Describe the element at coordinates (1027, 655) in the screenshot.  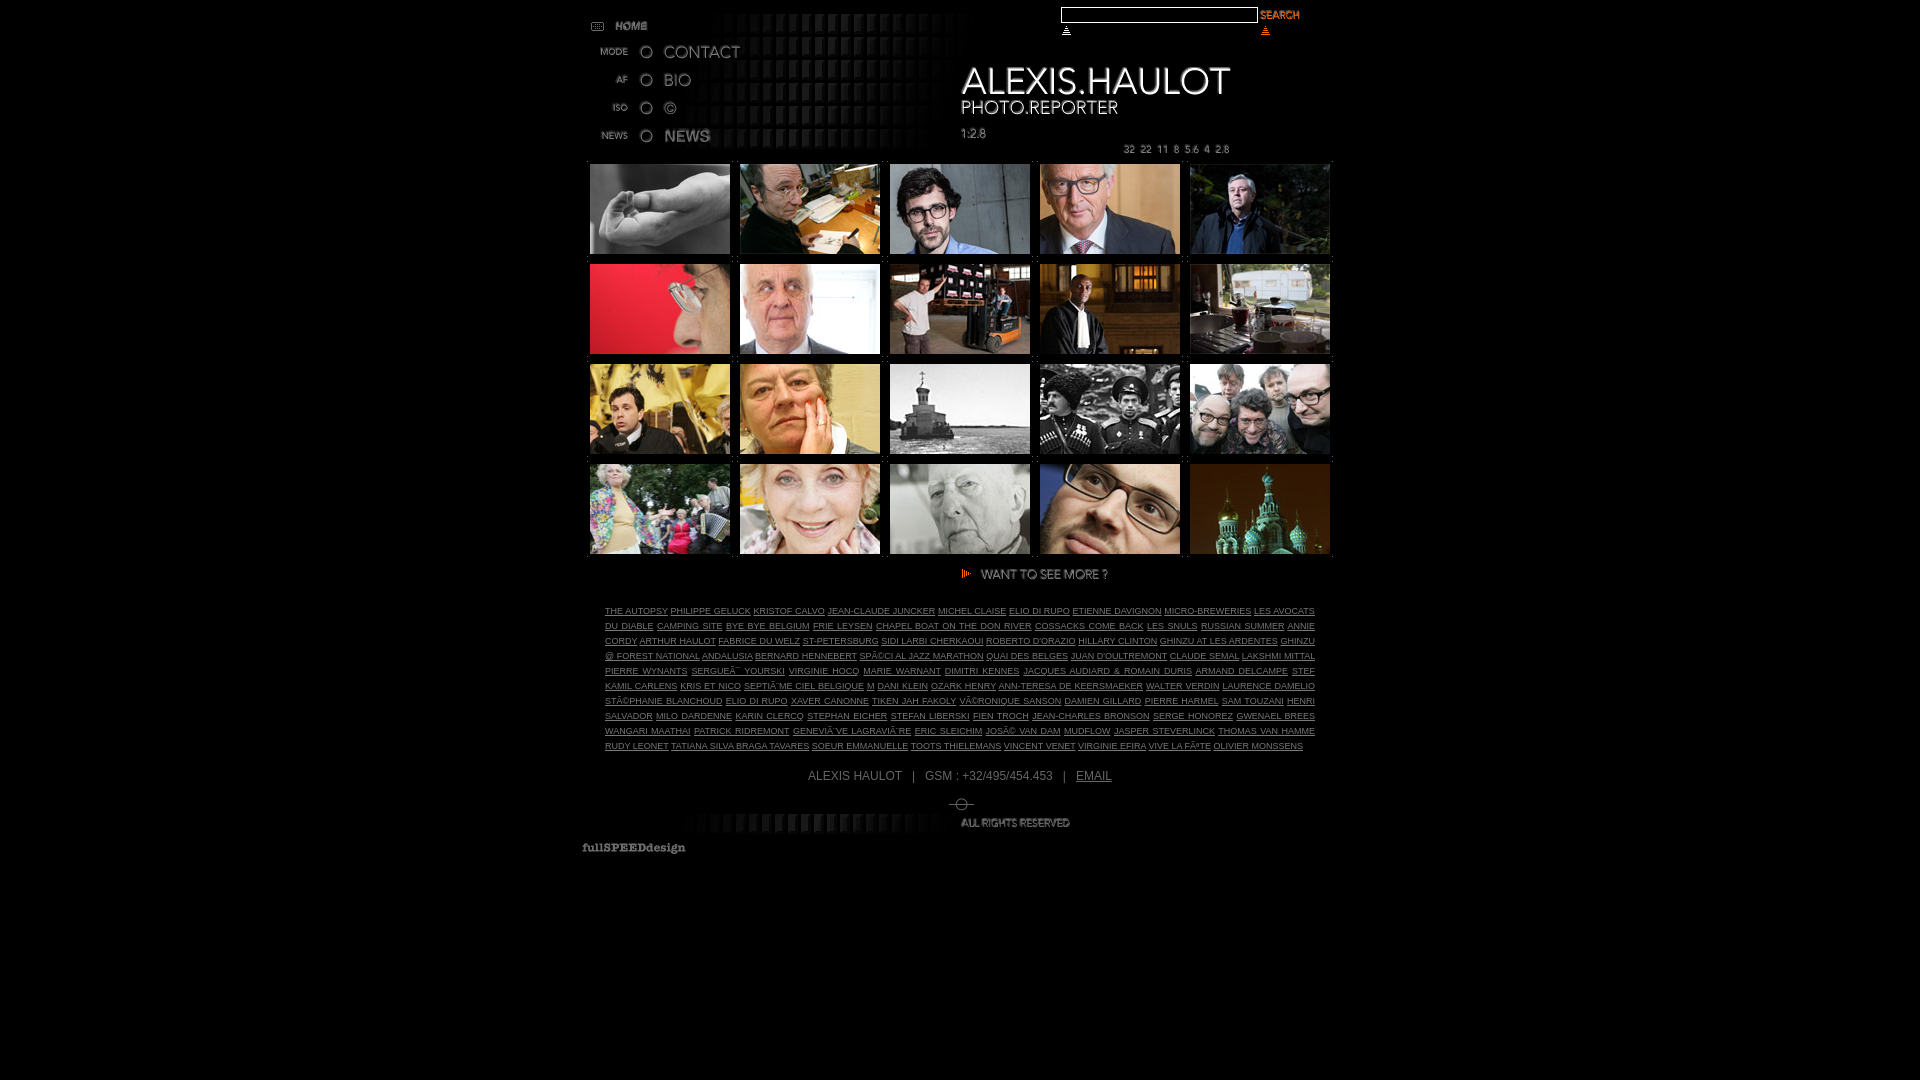
I see `'QUAI DES BELGES'` at that location.